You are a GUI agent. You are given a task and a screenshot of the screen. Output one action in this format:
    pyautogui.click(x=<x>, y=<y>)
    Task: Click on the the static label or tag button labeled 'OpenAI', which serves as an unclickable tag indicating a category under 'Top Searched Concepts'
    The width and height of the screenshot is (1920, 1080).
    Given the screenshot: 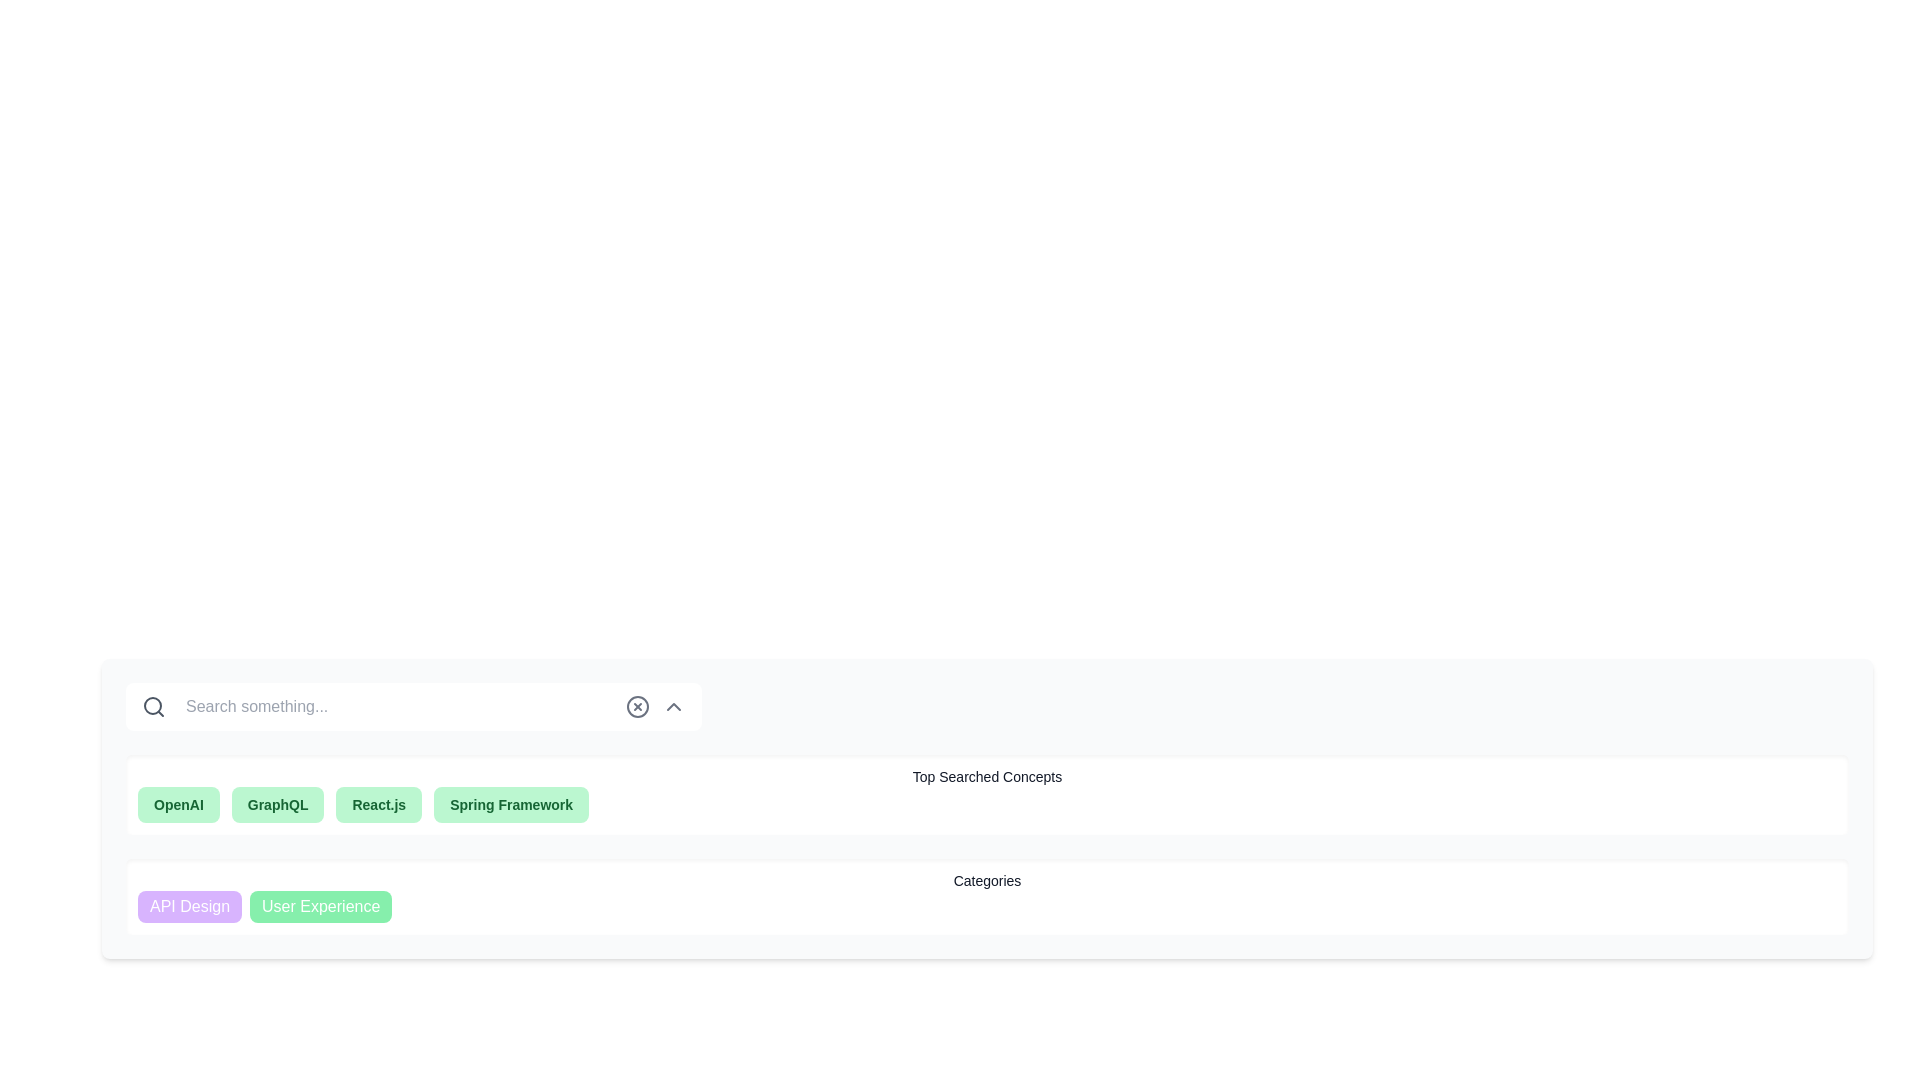 What is the action you would take?
    pyautogui.click(x=178, y=804)
    